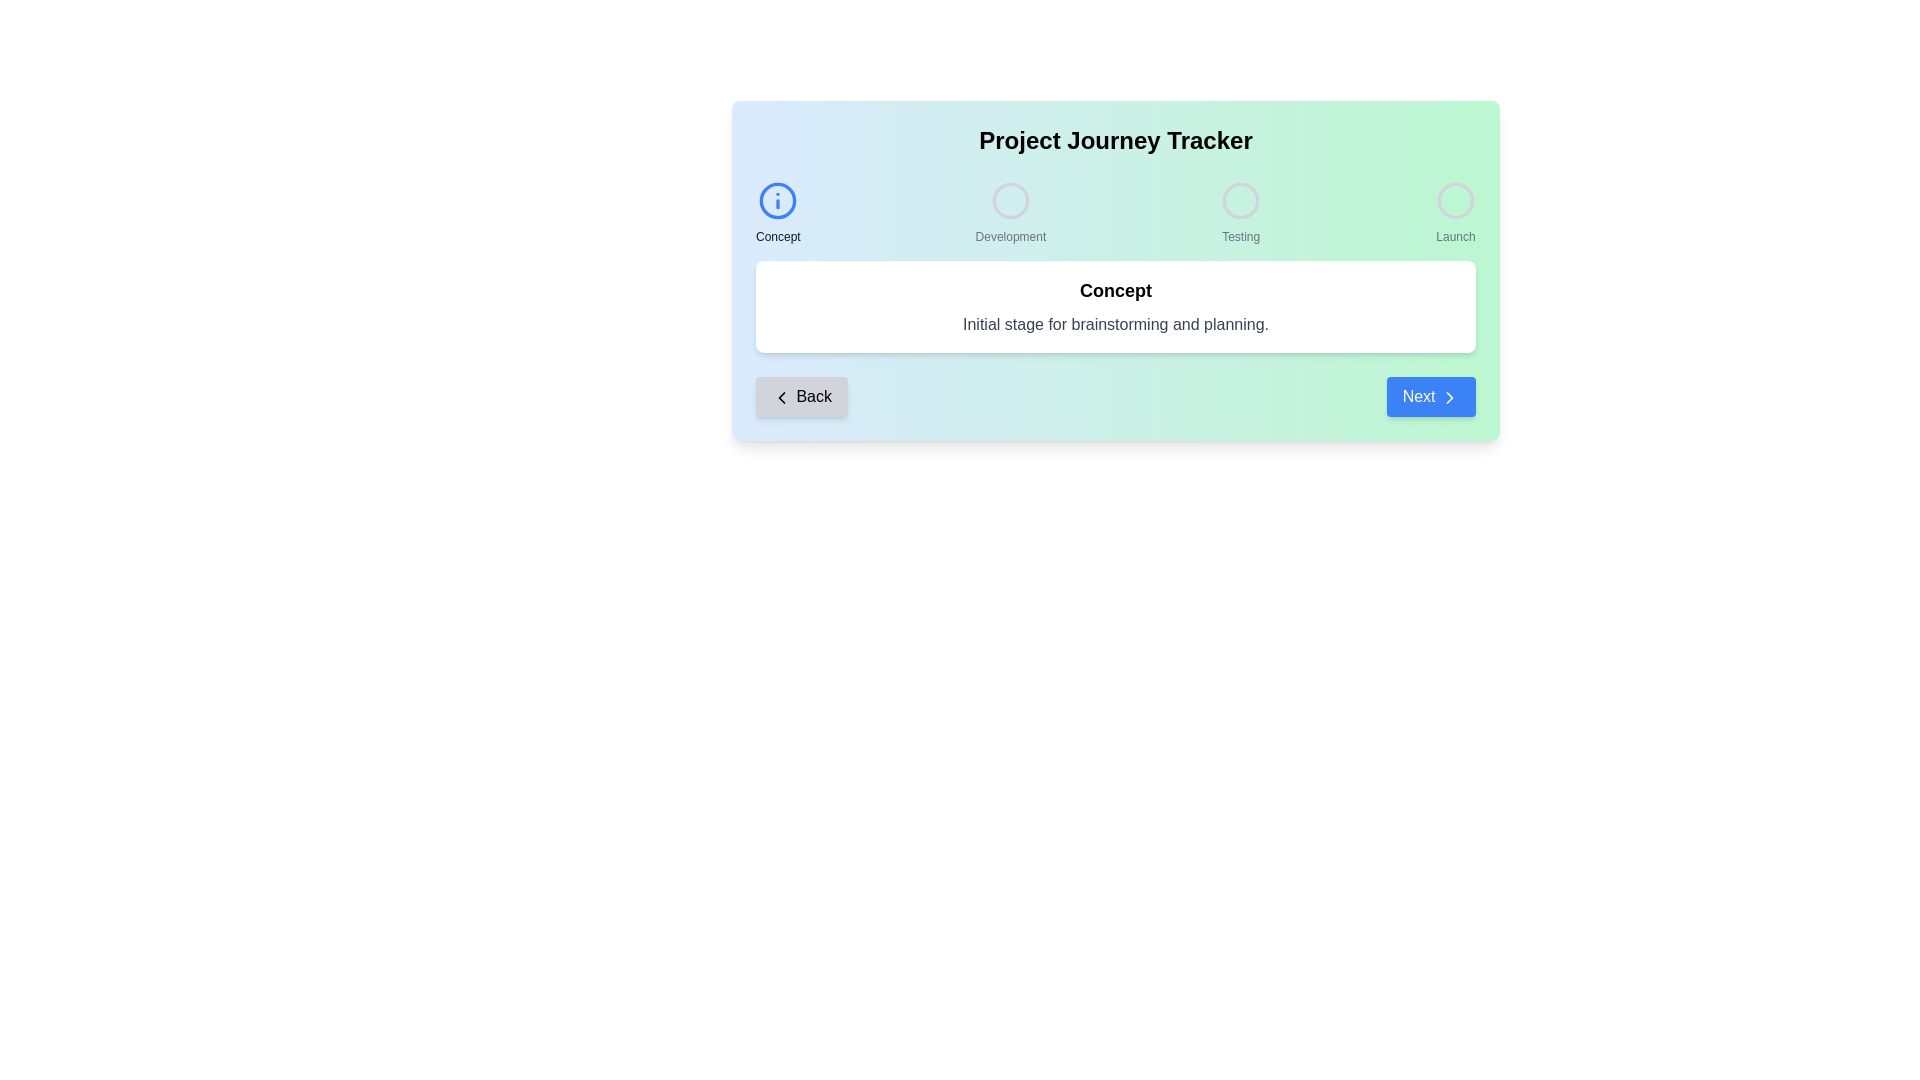 This screenshot has width=1920, height=1080. I want to click on the circular SVG graphic element that represents the information icon located in the upper left section of the 'Concept' card, so click(777, 200).